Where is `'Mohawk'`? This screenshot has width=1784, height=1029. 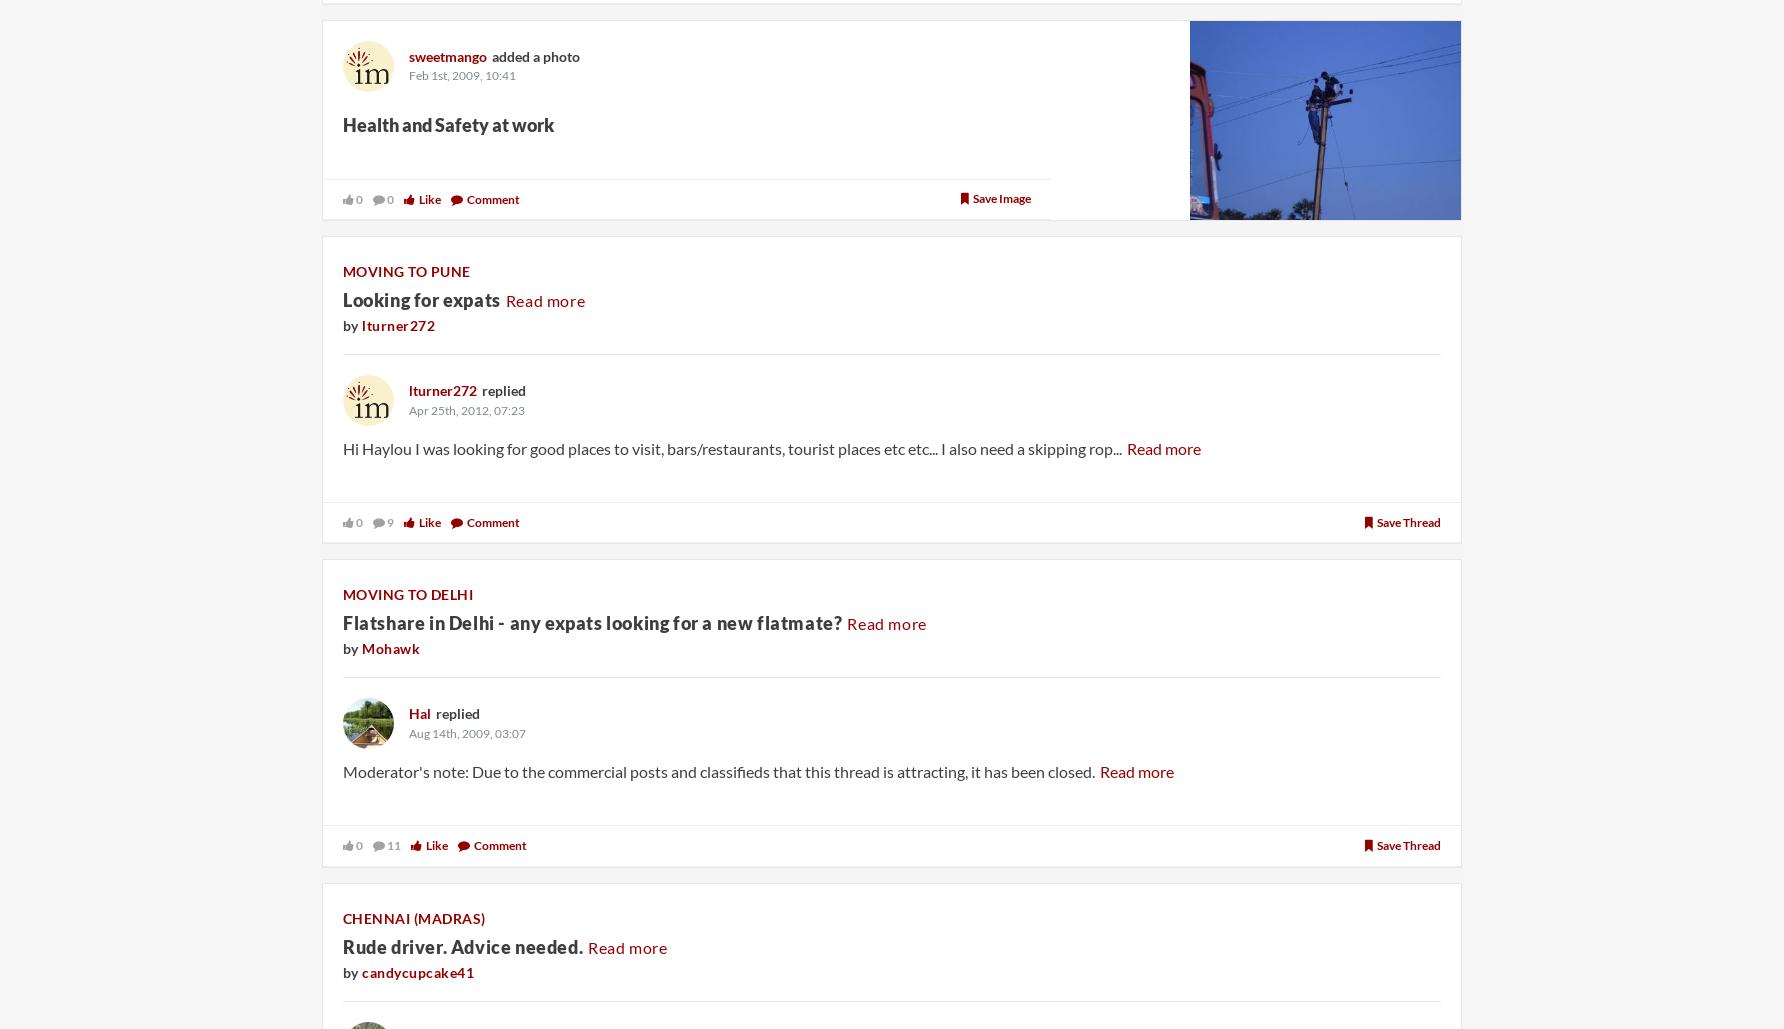 'Mohawk' is located at coordinates (390, 648).